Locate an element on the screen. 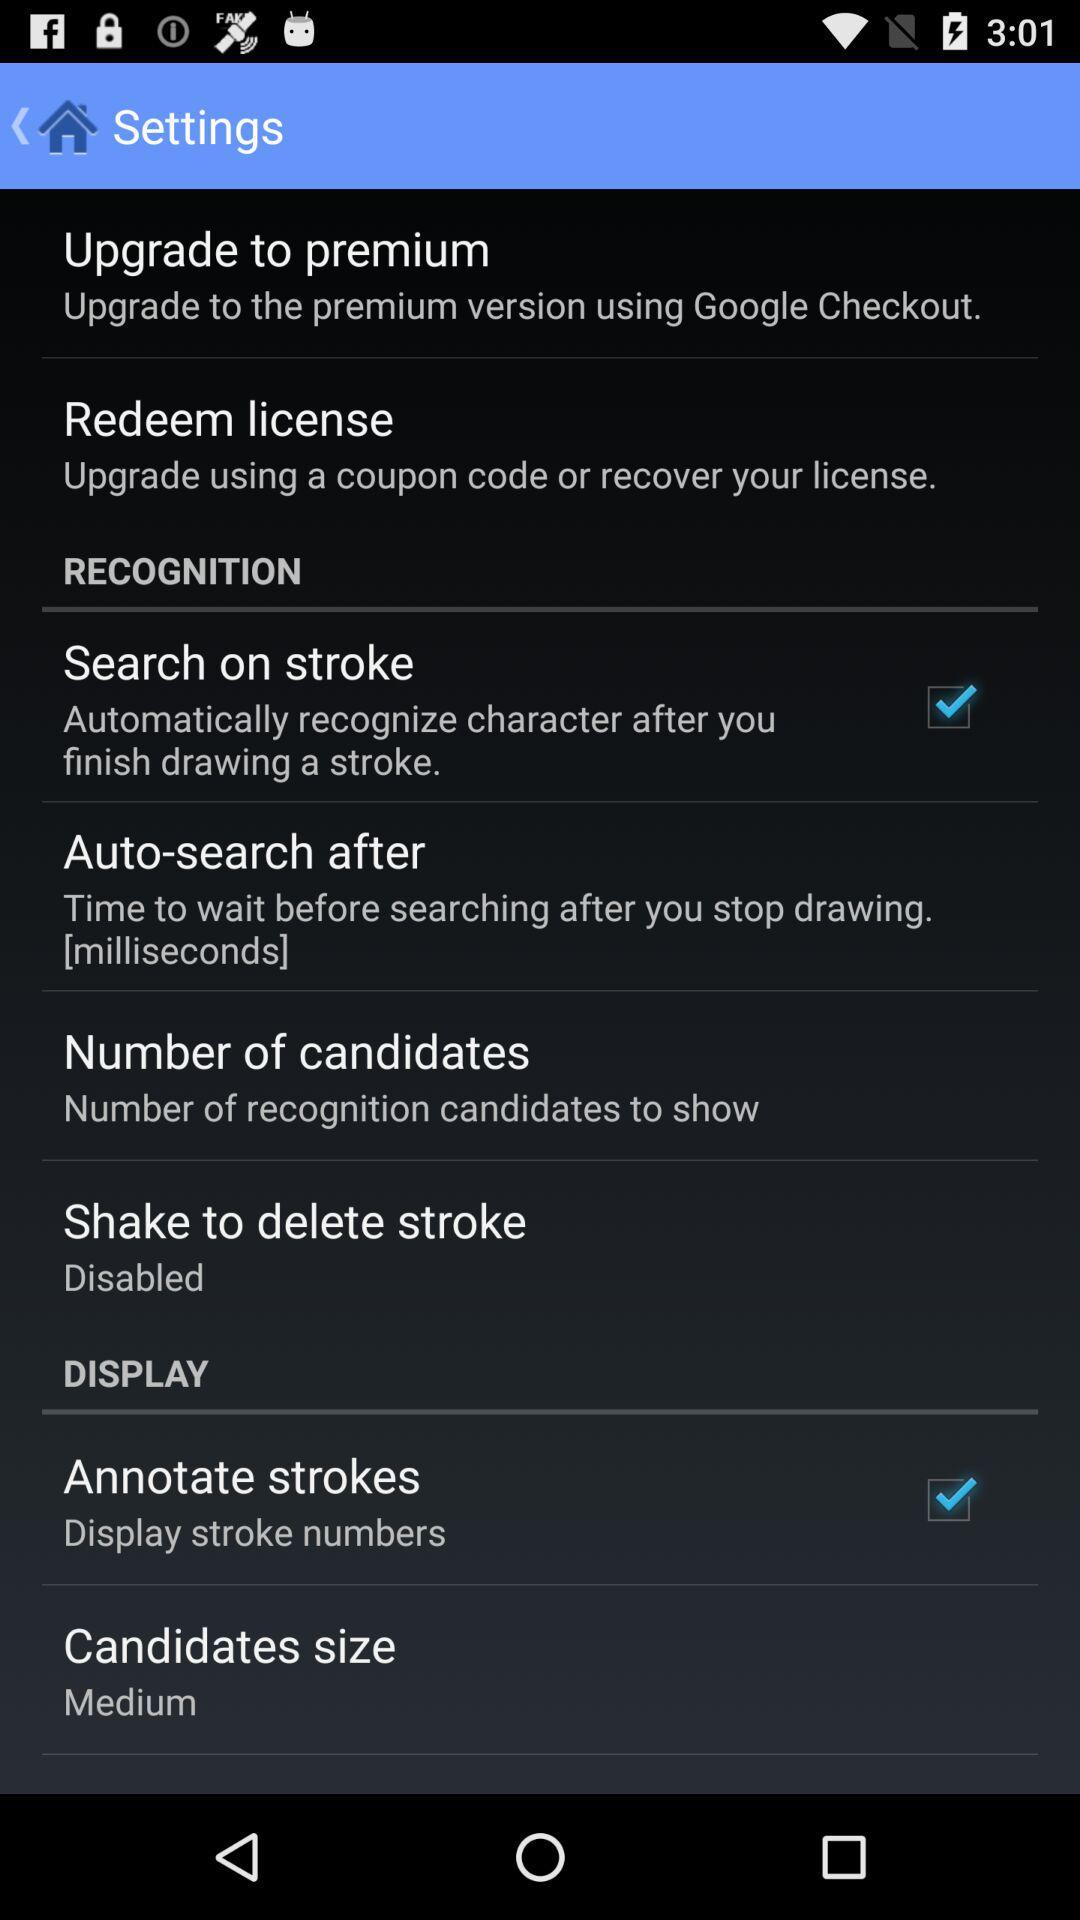 This screenshot has width=1080, height=1920. the automatically recognize character is located at coordinates (463, 738).